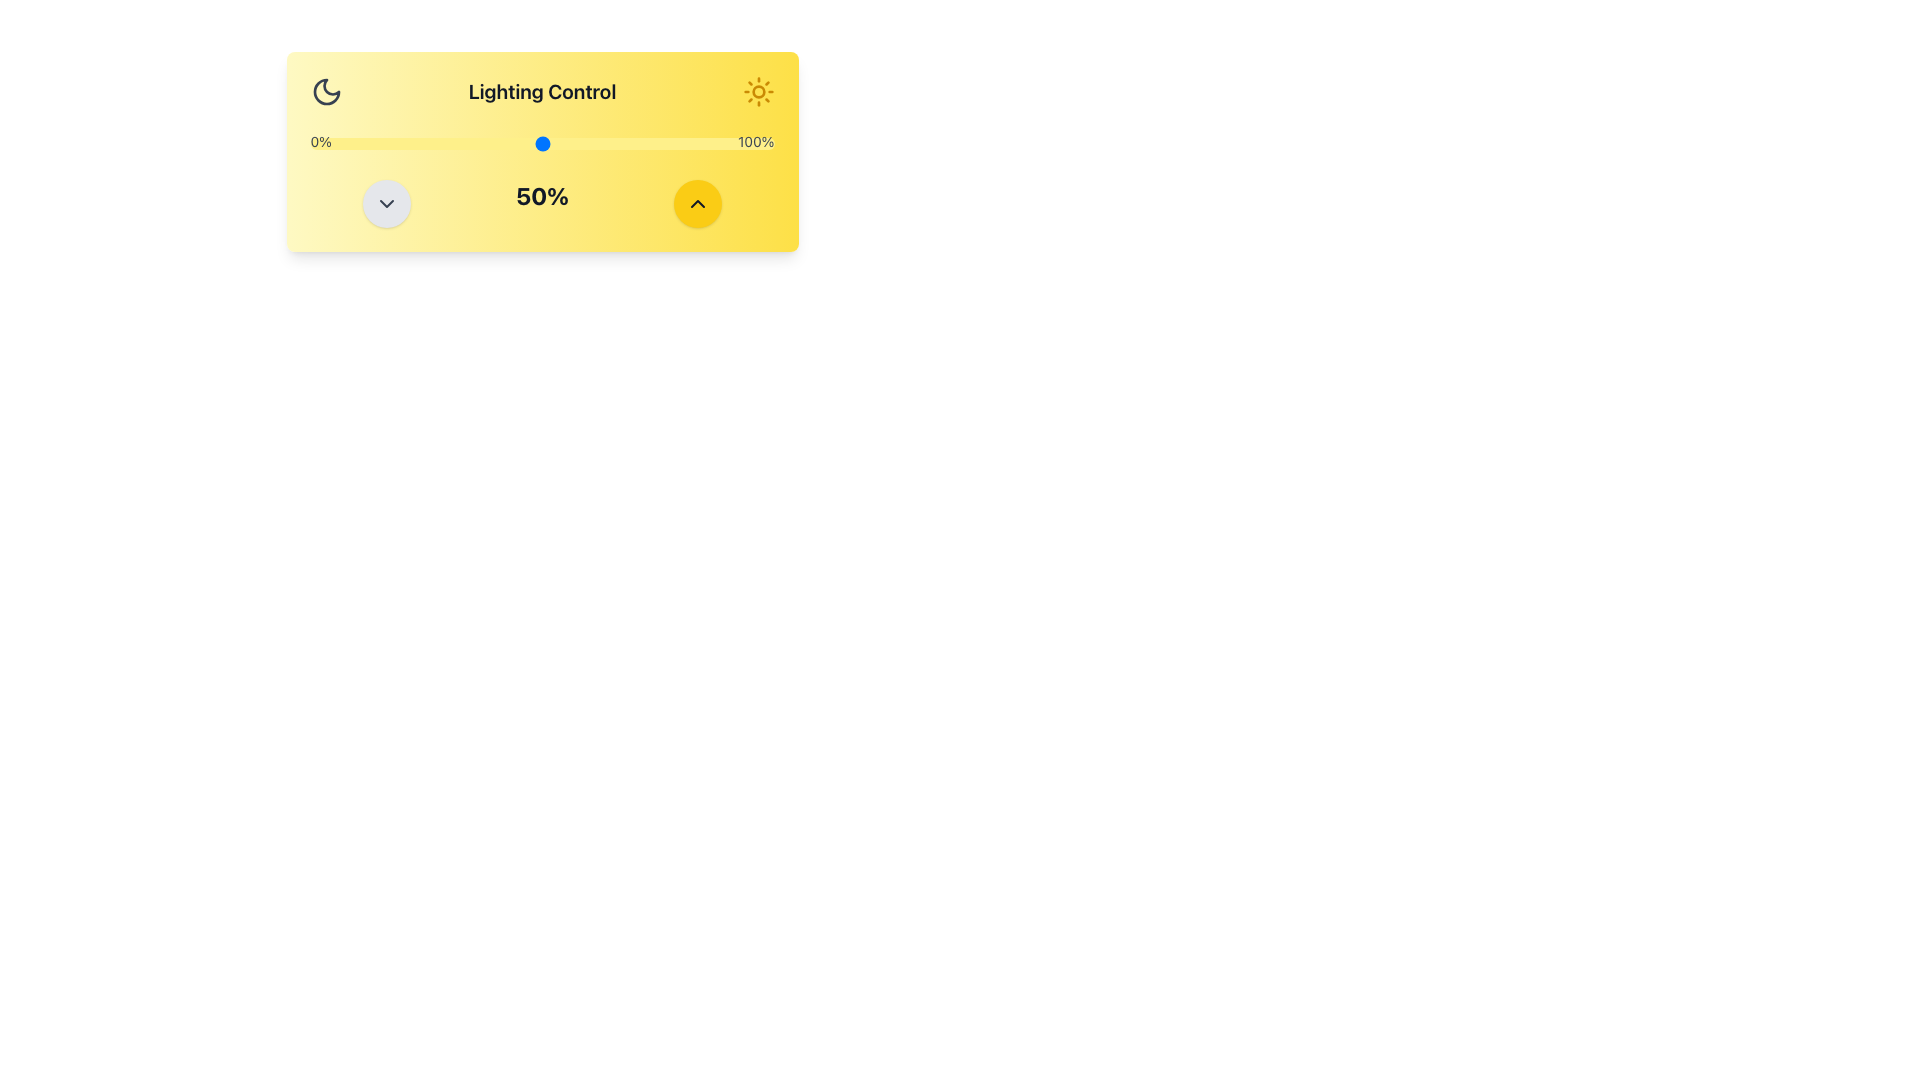 The image size is (1920, 1080). Describe the element at coordinates (672, 142) in the screenshot. I see `the lighting intensity` at that location.